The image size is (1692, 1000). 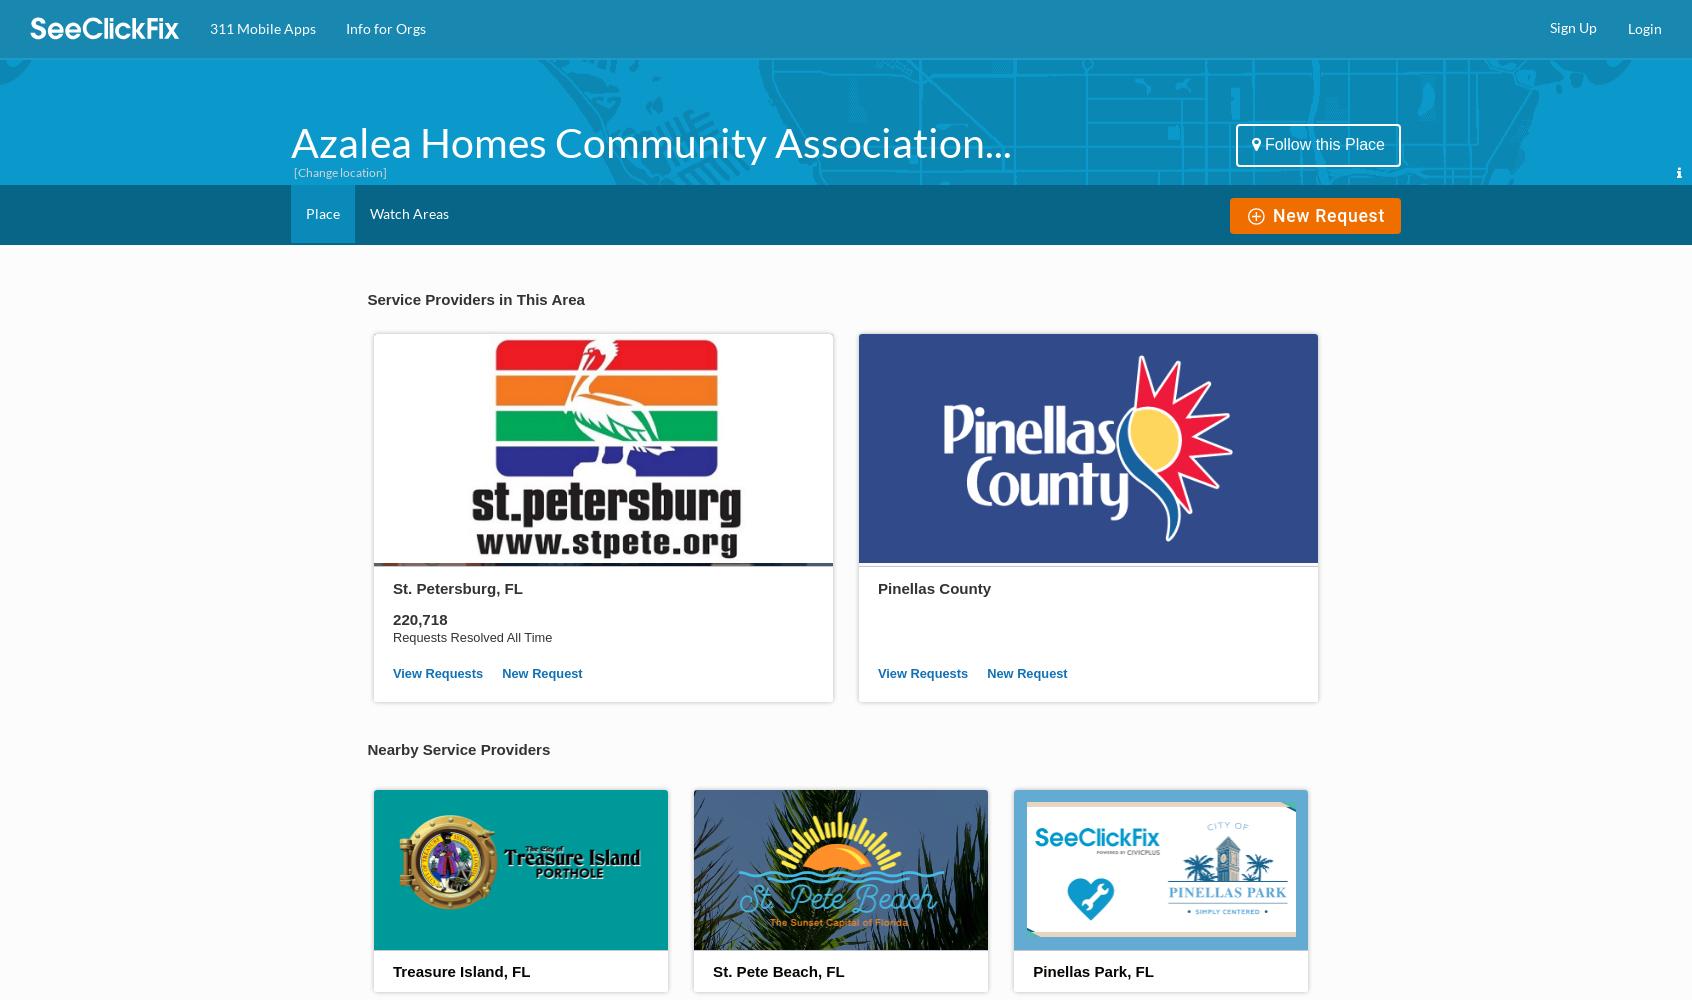 What do you see at coordinates (1260, 143) in the screenshot?
I see `'Follow this Place'` at bounding box center [1260, 143].